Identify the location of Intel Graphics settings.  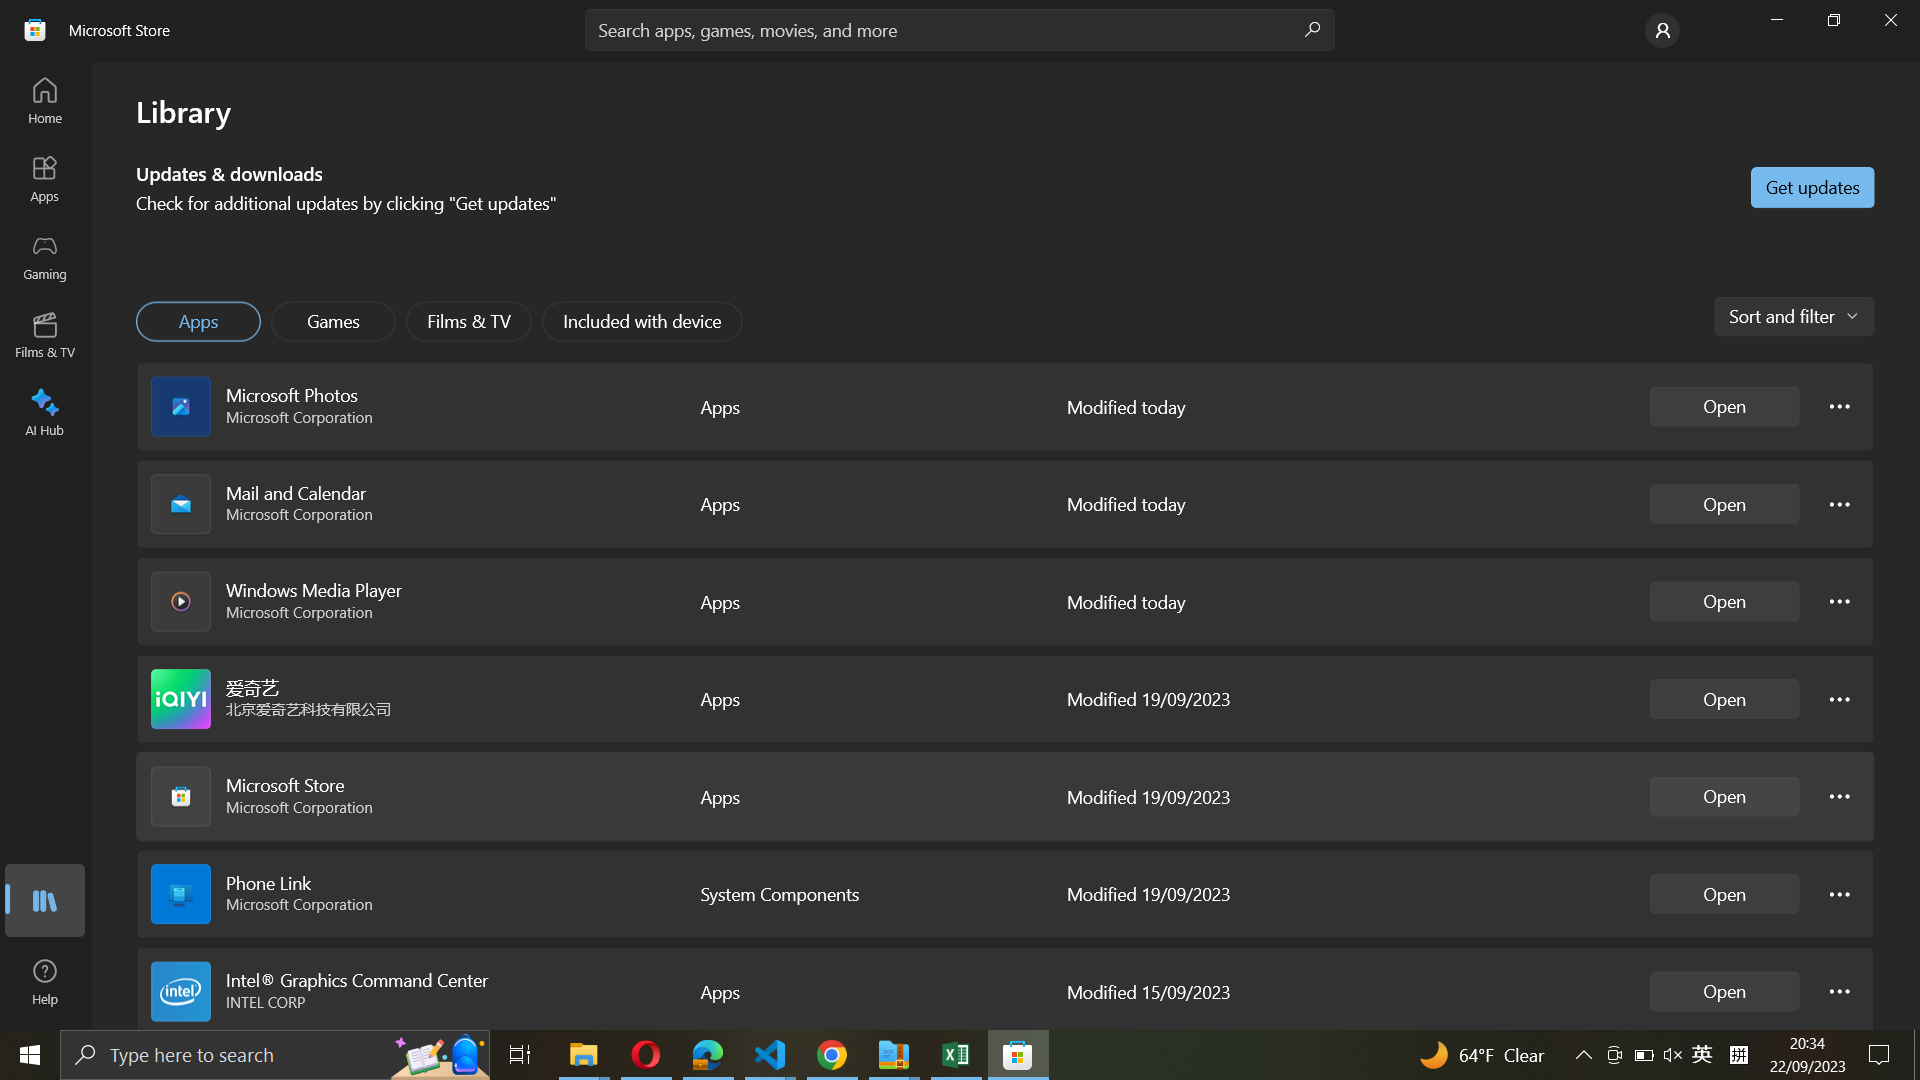
(1839, 991).